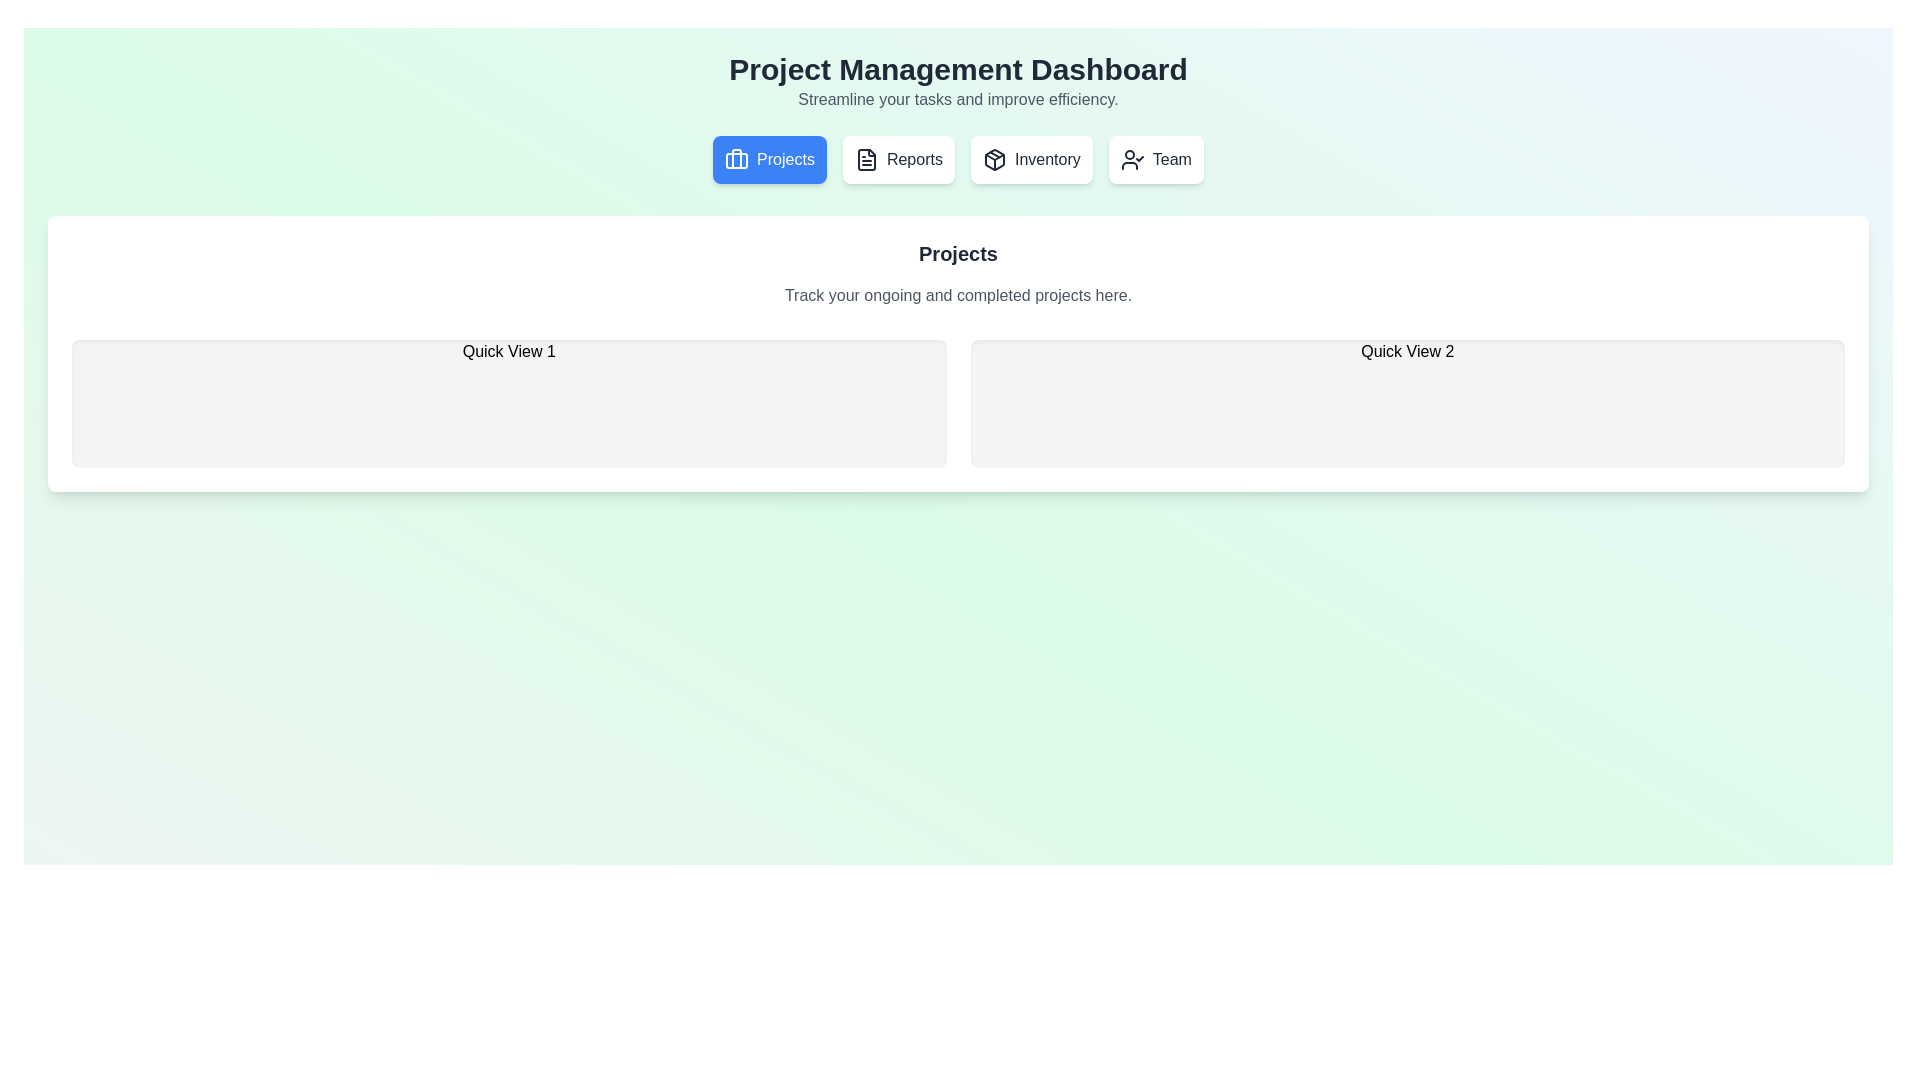  What do you see at coordinates (866, 158) in the screenshot?
I see `the body of the document icon representing the 'Reports' section in the dashboard header, which is characterized by a rectangular structure with a cut-off top corner` at bounding box center [866, 158].